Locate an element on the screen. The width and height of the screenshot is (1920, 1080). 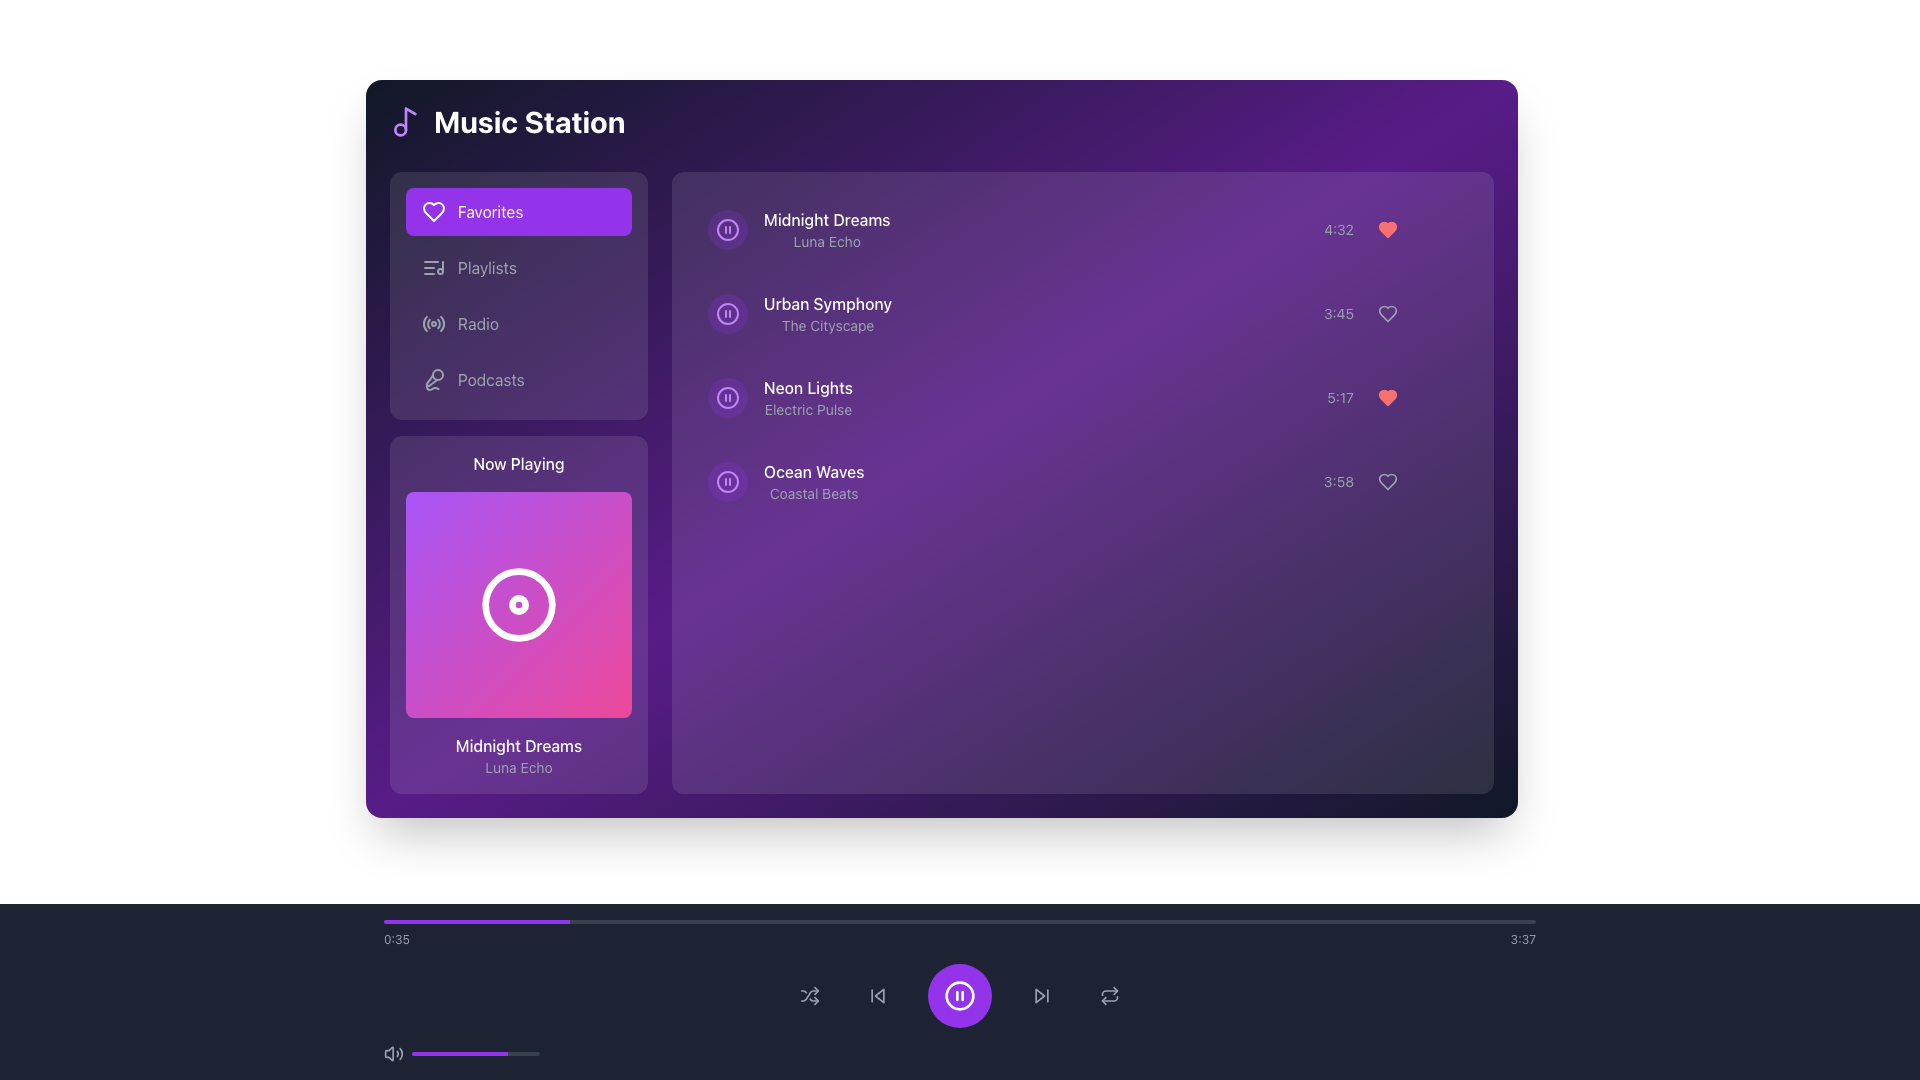
the circular pause button with two vertical bars in the 'Urban Symphony' row is located at coordinates (727, 313).